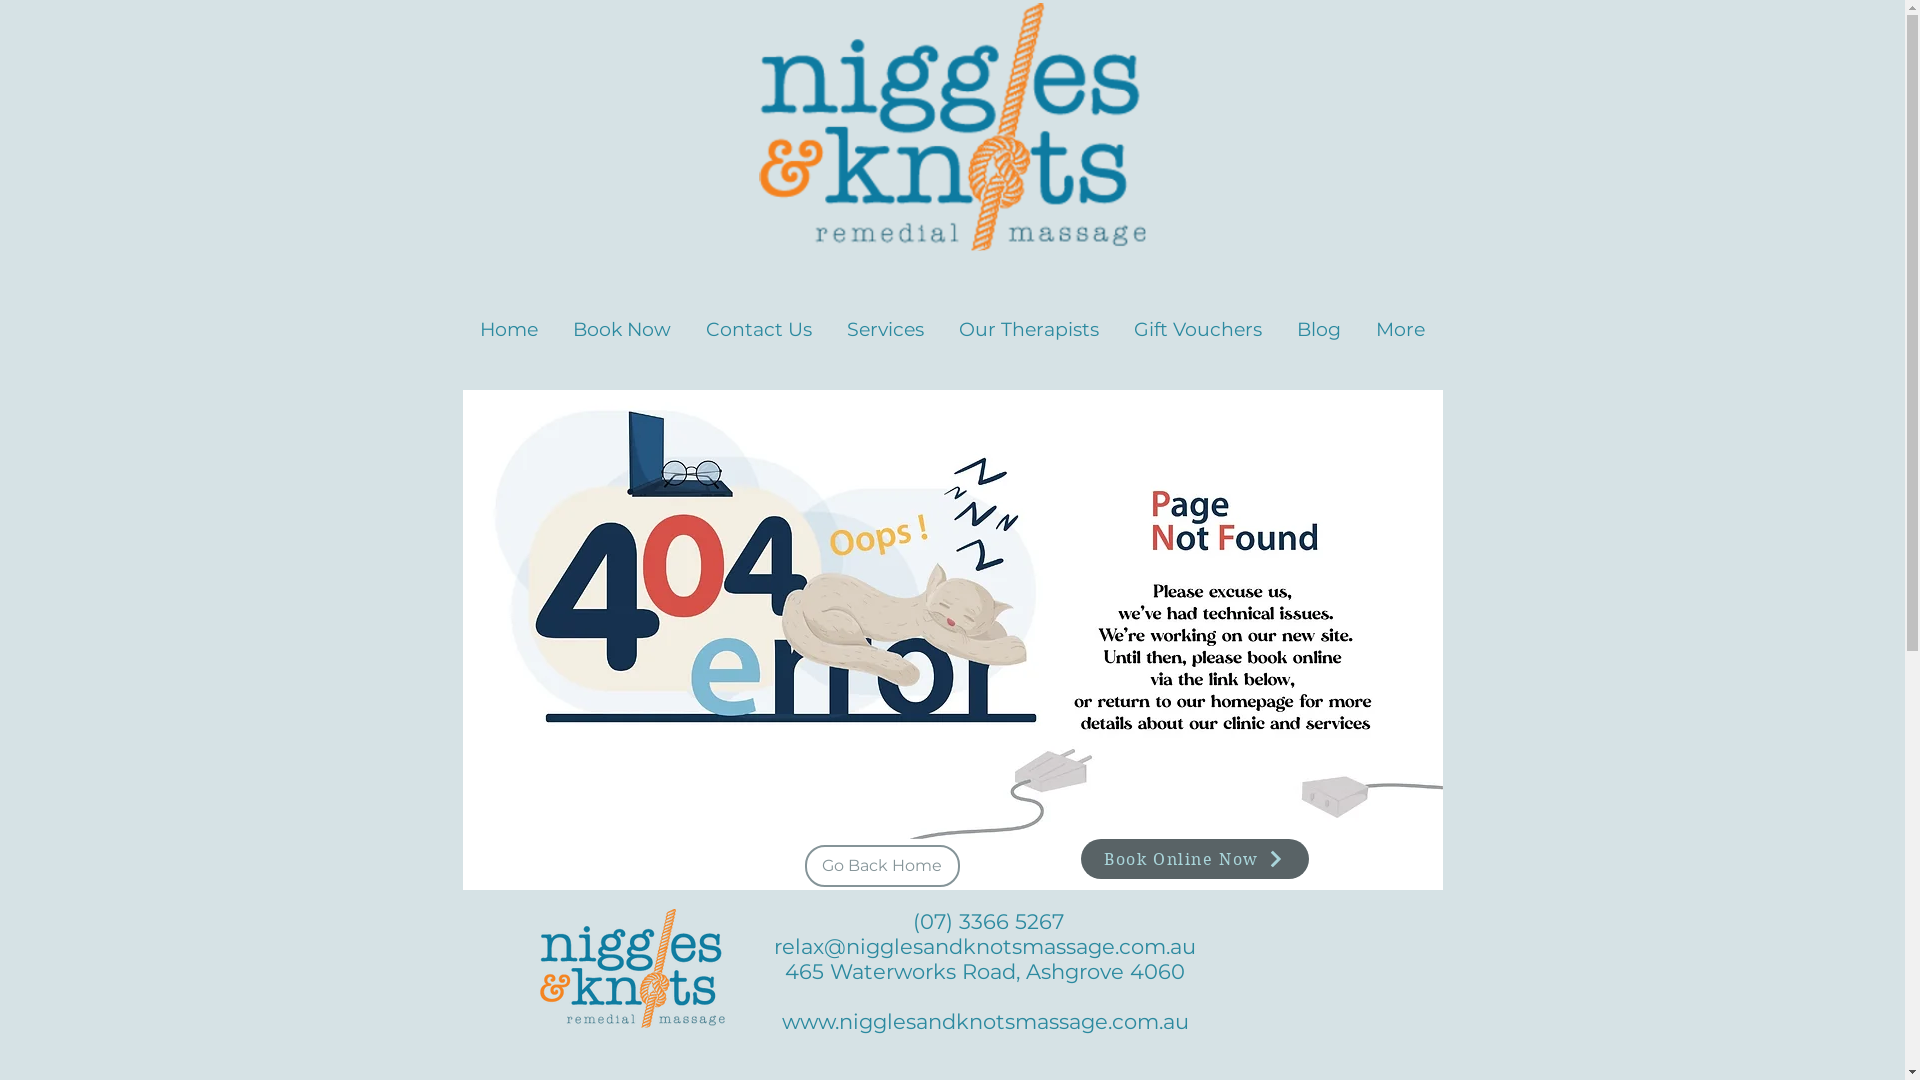 The image size is (1920, 1080). I want to click on 'Blog', so click(1319, 319).